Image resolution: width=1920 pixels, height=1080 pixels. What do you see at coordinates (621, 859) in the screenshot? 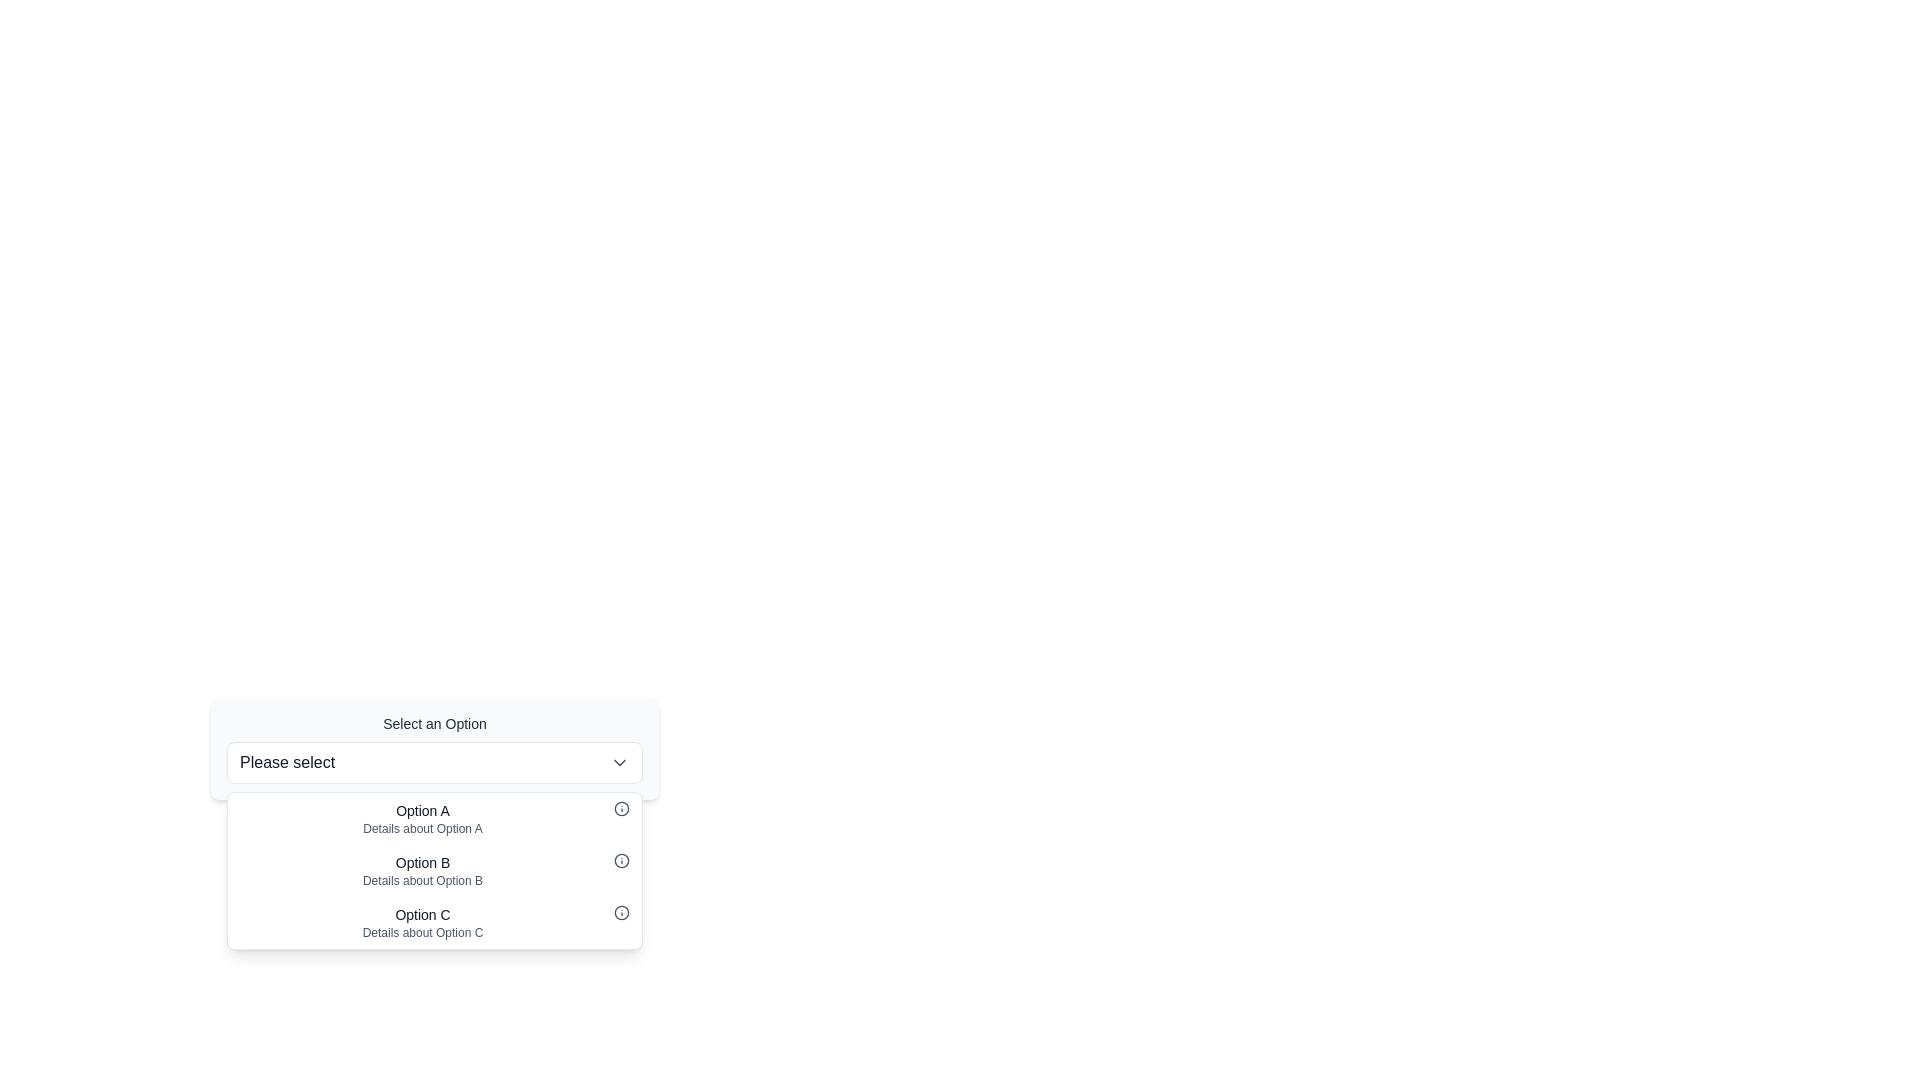
I see `the circular status or action indicator located to the far right of the 'Option B' text, which indicates an action or status` at bounding box center [621, 859].